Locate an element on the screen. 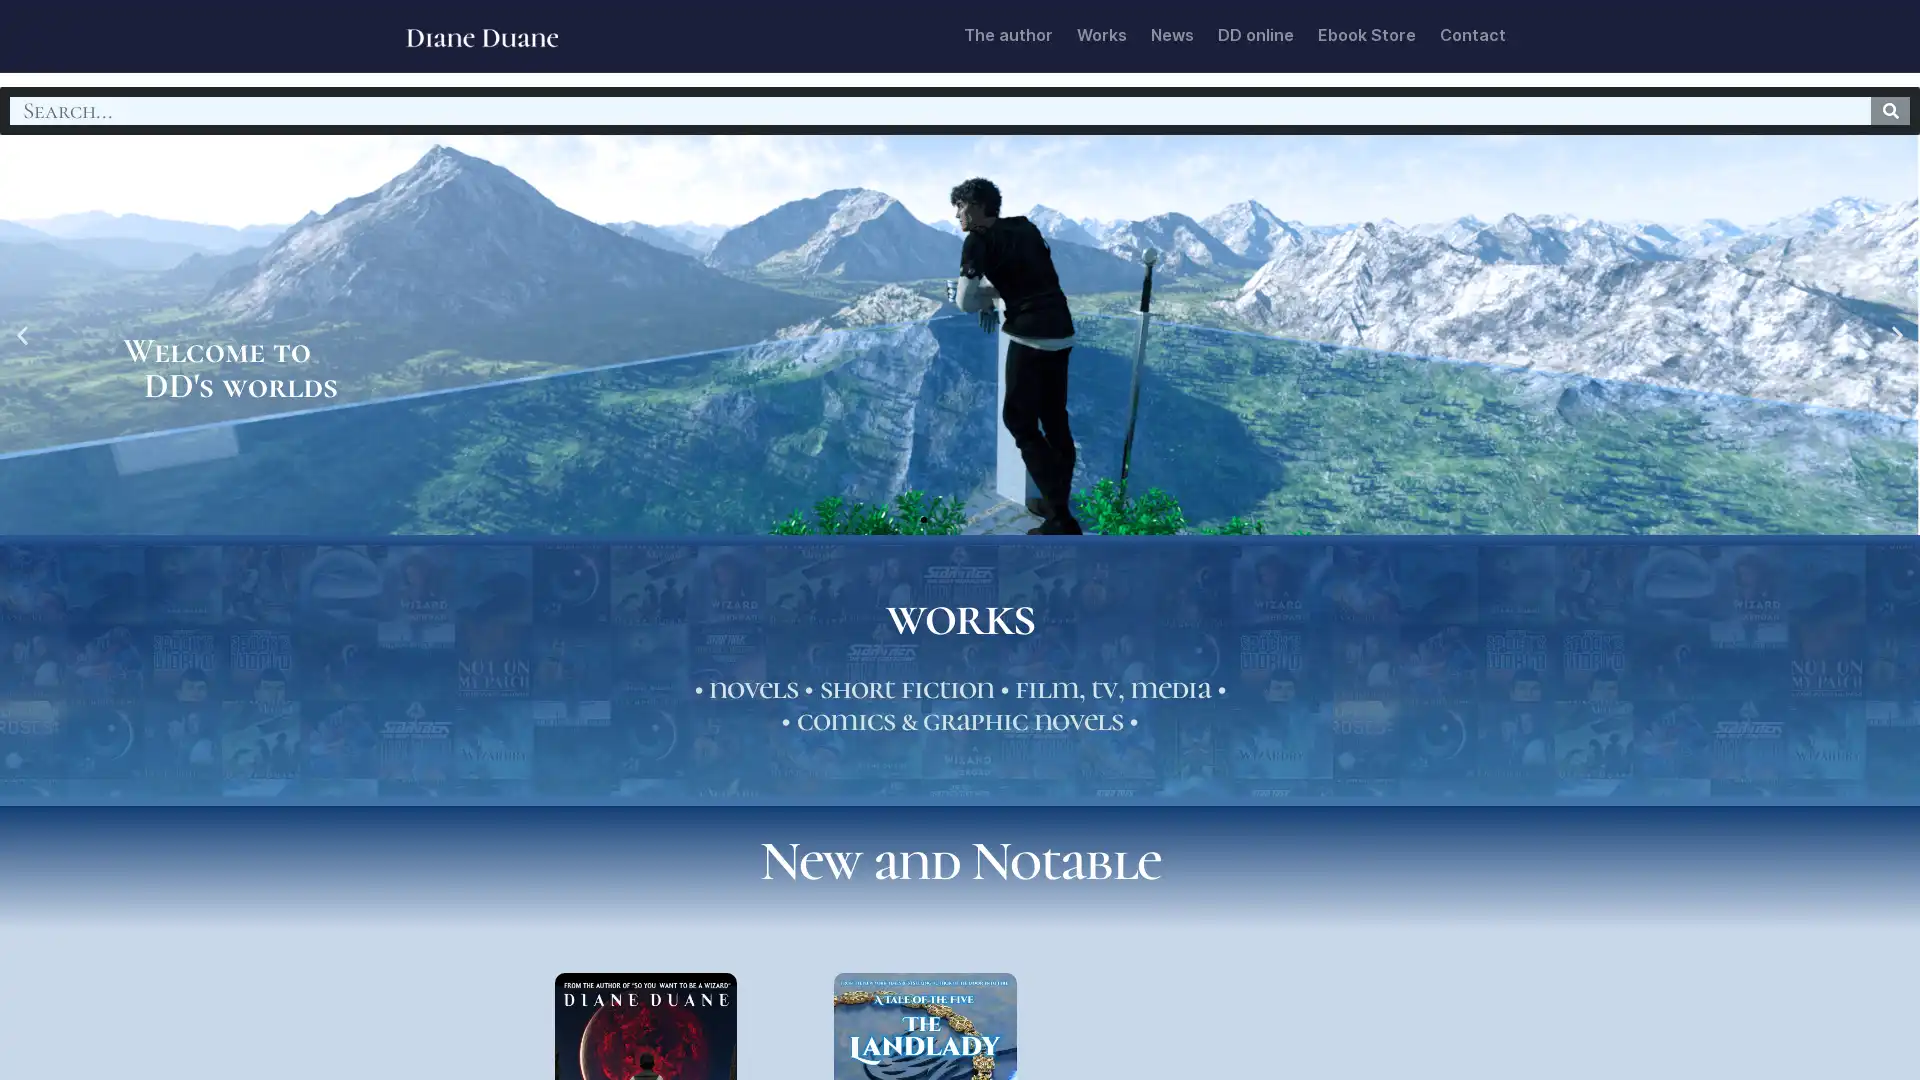  Go to slide 3 is located at coordinates (960, 528).